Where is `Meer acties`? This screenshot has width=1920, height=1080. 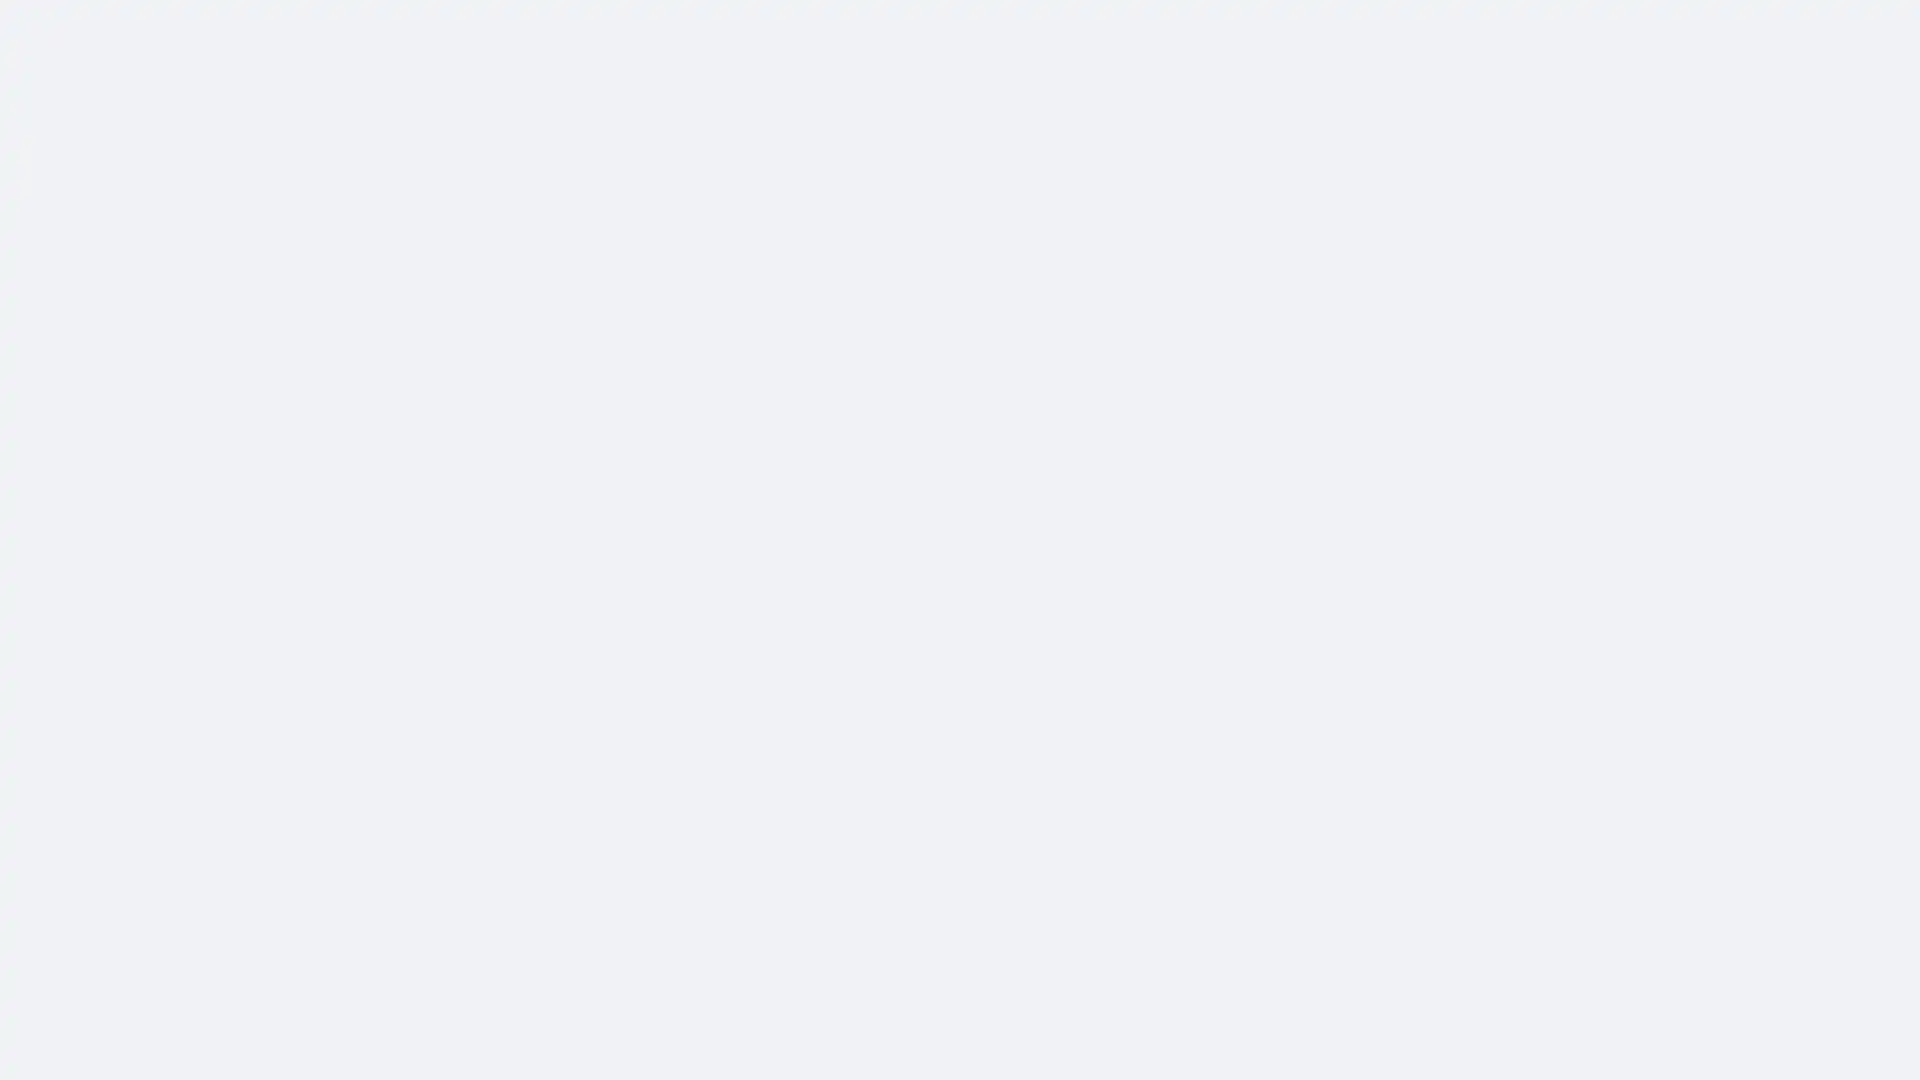
Meer acties is located at coordinates (1372, 260).